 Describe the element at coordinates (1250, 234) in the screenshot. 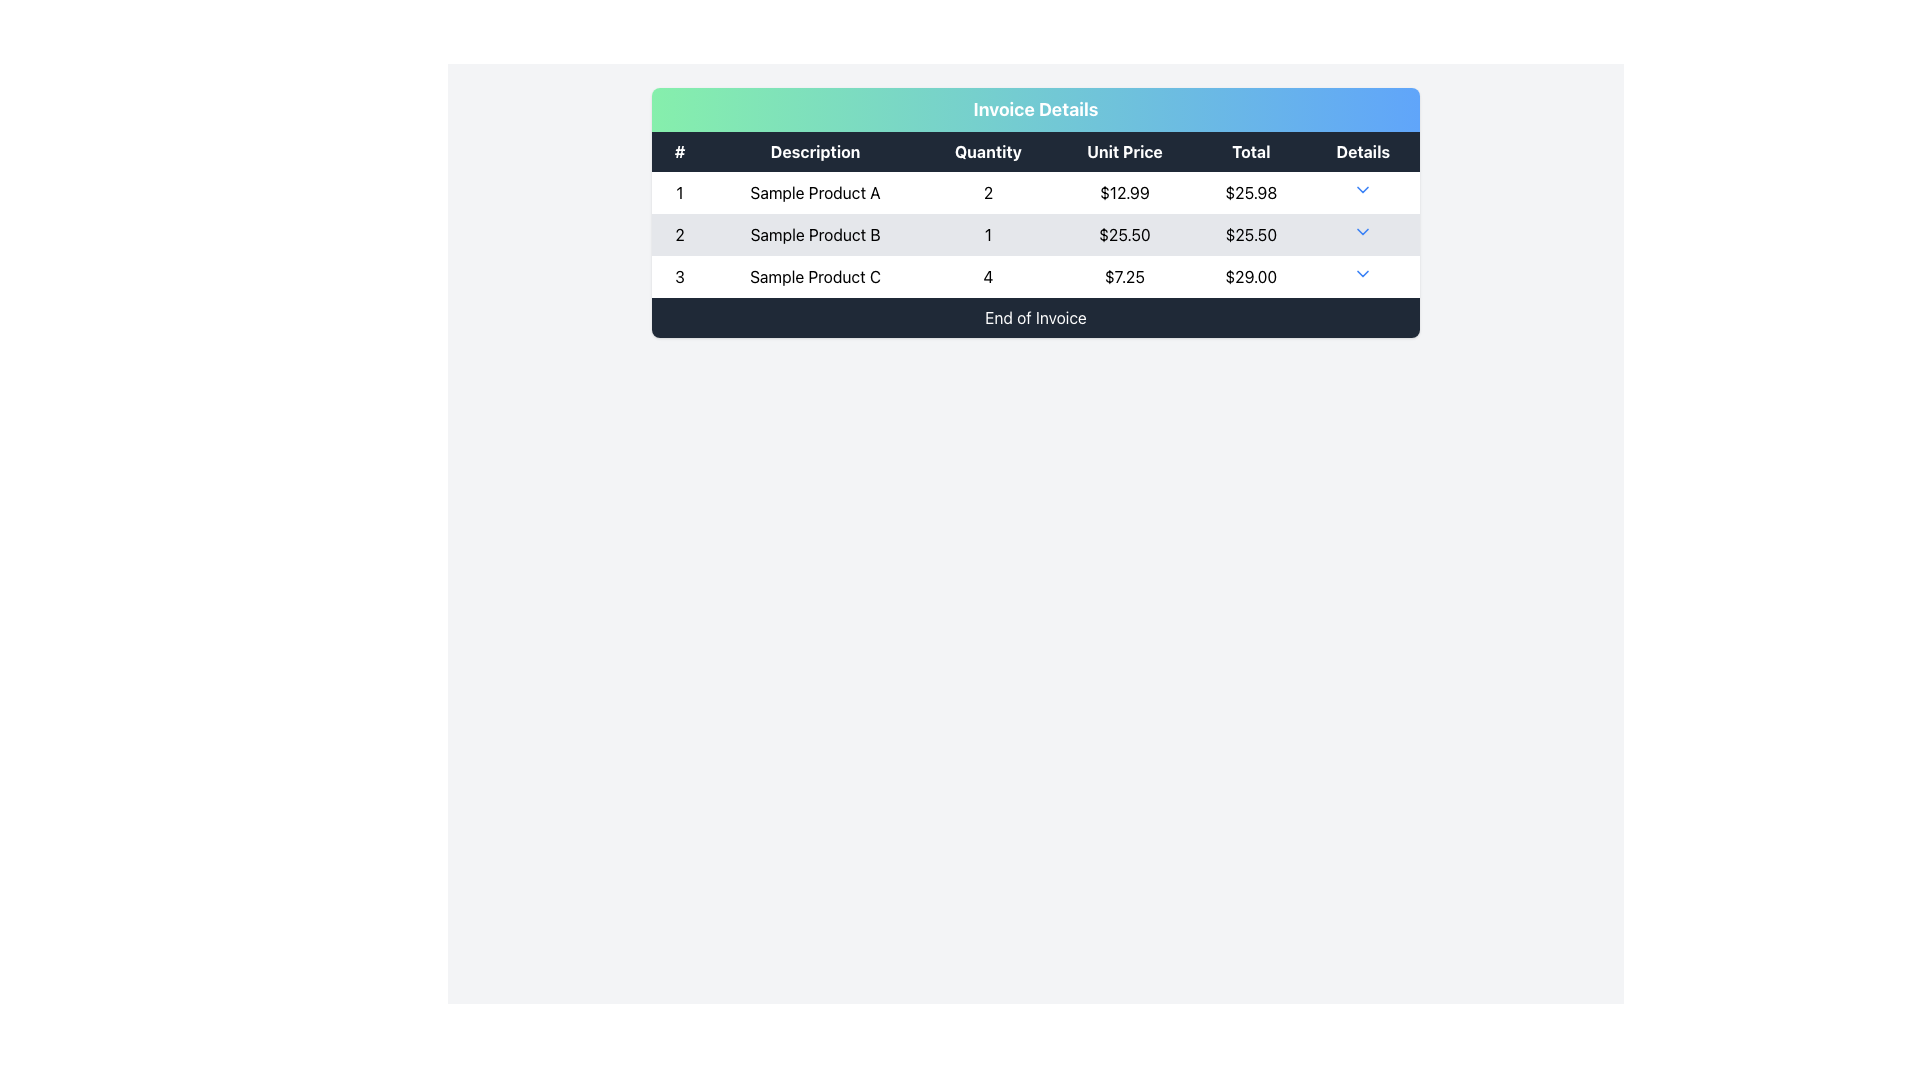

I see `the Text Label displaying the total amount '$25.50' in the second row of the table under the 'Total' column` at that location.